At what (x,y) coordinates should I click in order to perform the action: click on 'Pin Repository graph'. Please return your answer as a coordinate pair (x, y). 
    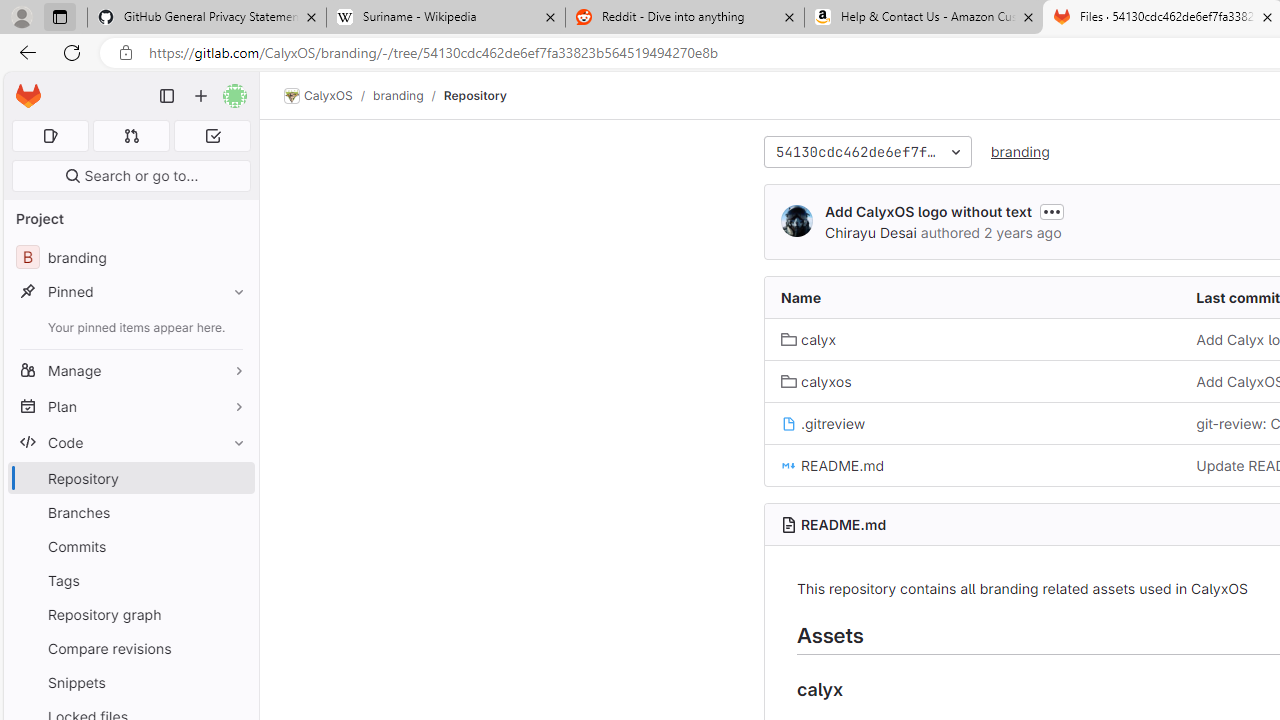
    Looking at the image, I should click on (234, 613).